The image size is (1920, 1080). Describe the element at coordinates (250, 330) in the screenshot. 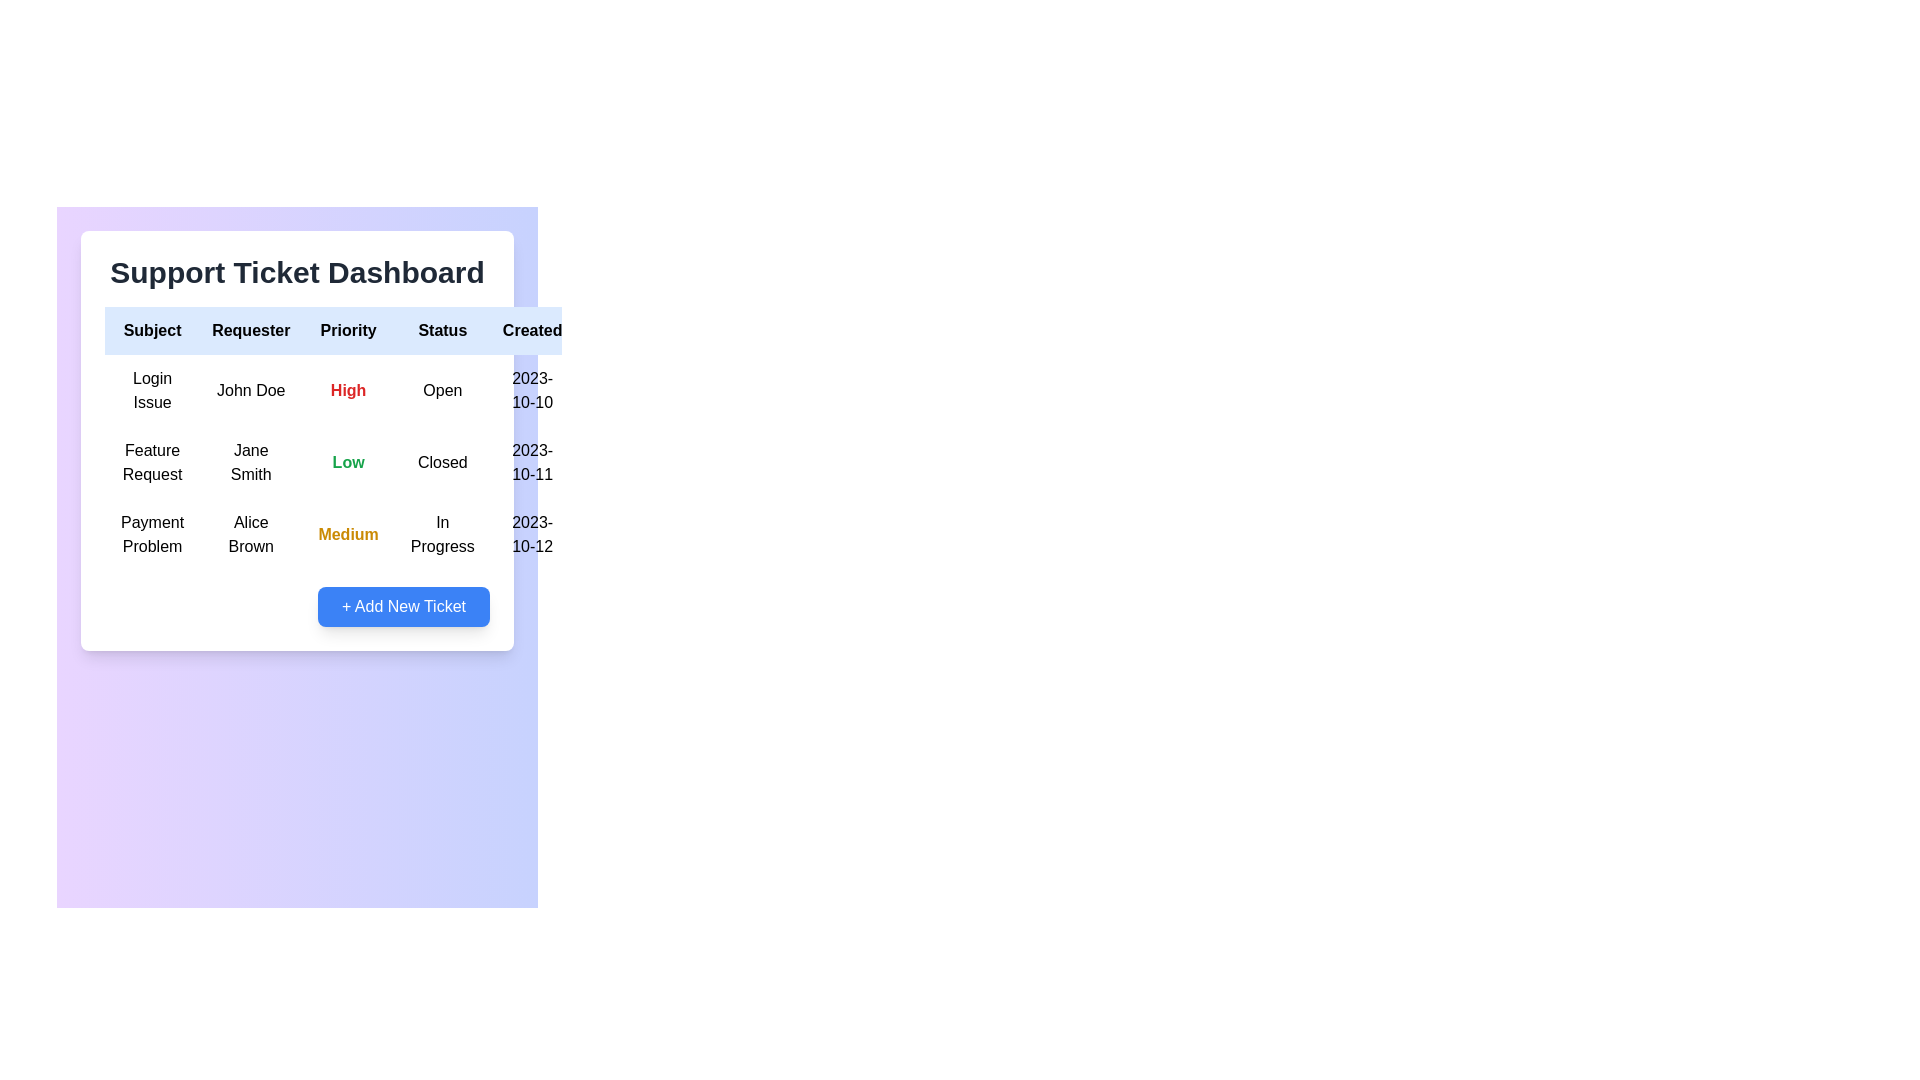

I see `the 'Requester' header label in the Support Ticket Dashboard, which is the second column in a sequence of headers` at that location.